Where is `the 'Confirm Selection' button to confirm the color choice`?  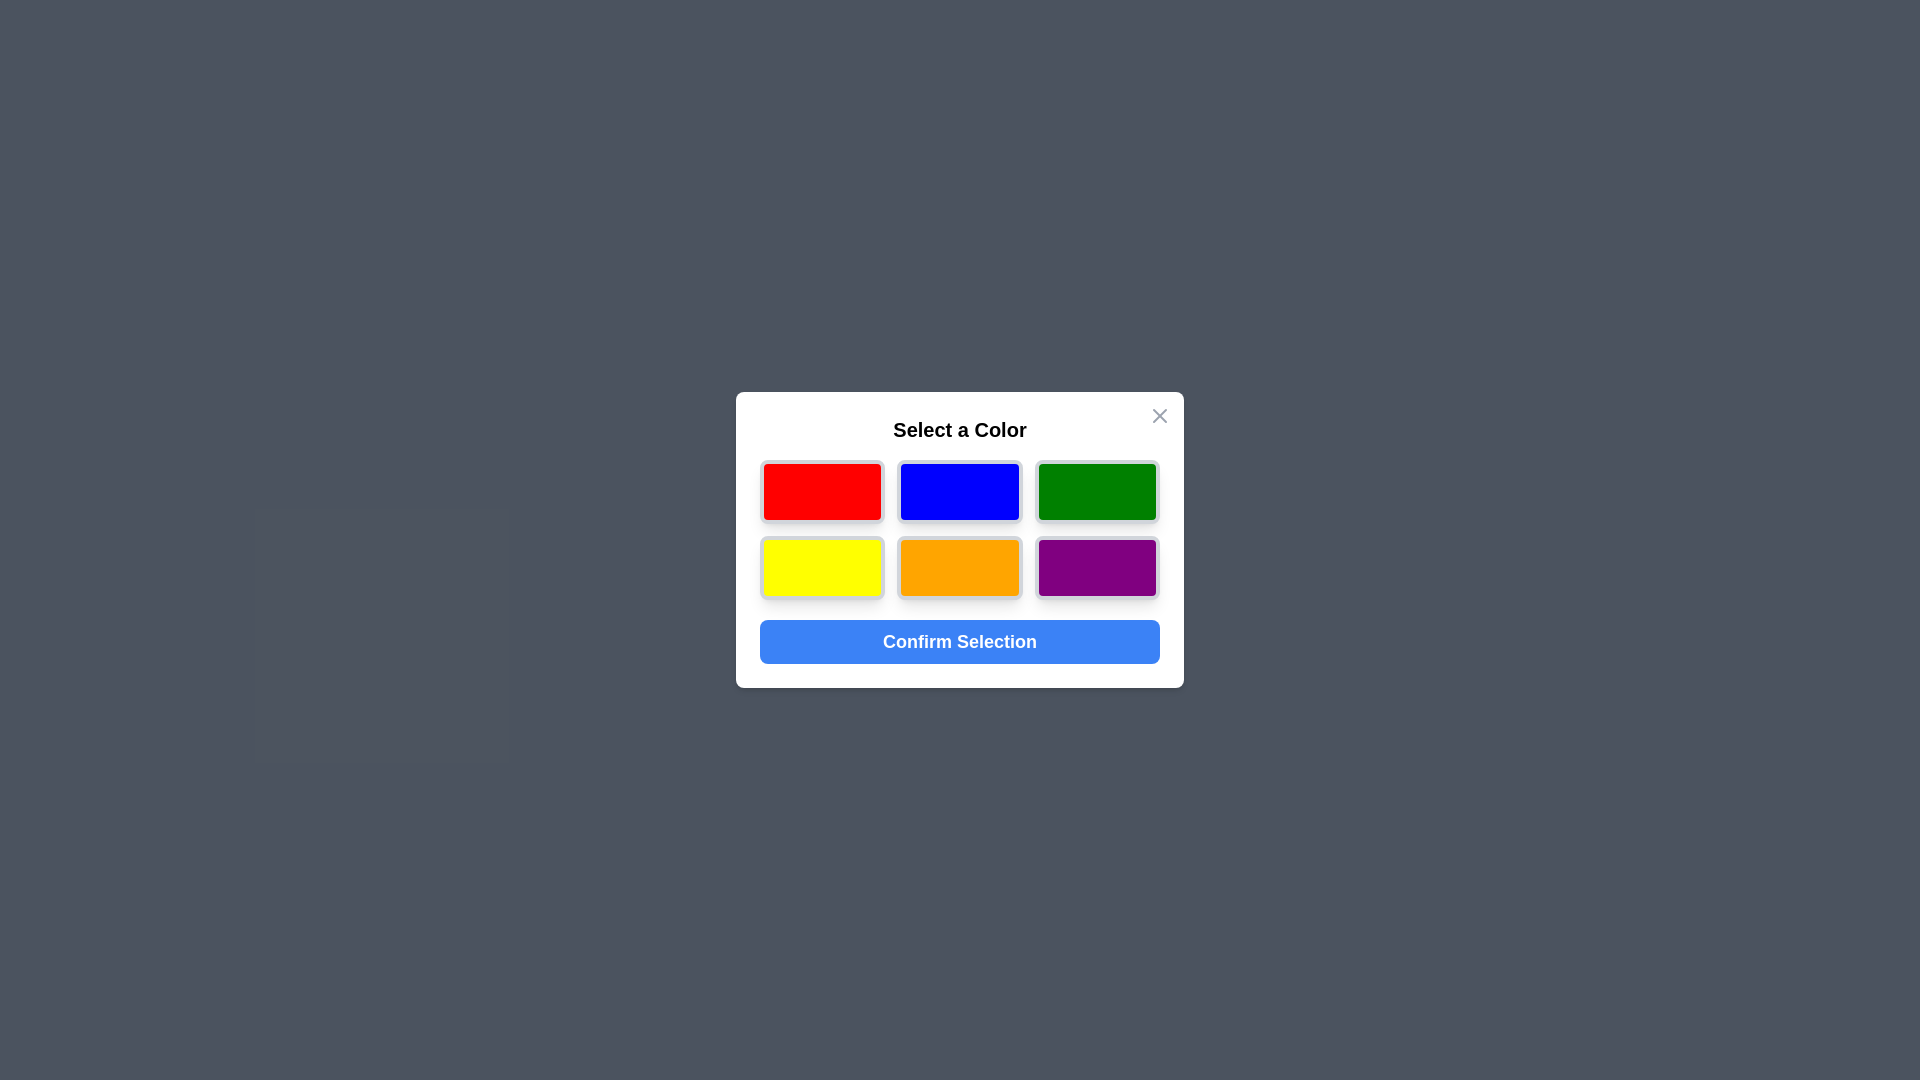
the 'Confirm Selection' button to confirm the color choice is located at coordinates (960, 641).